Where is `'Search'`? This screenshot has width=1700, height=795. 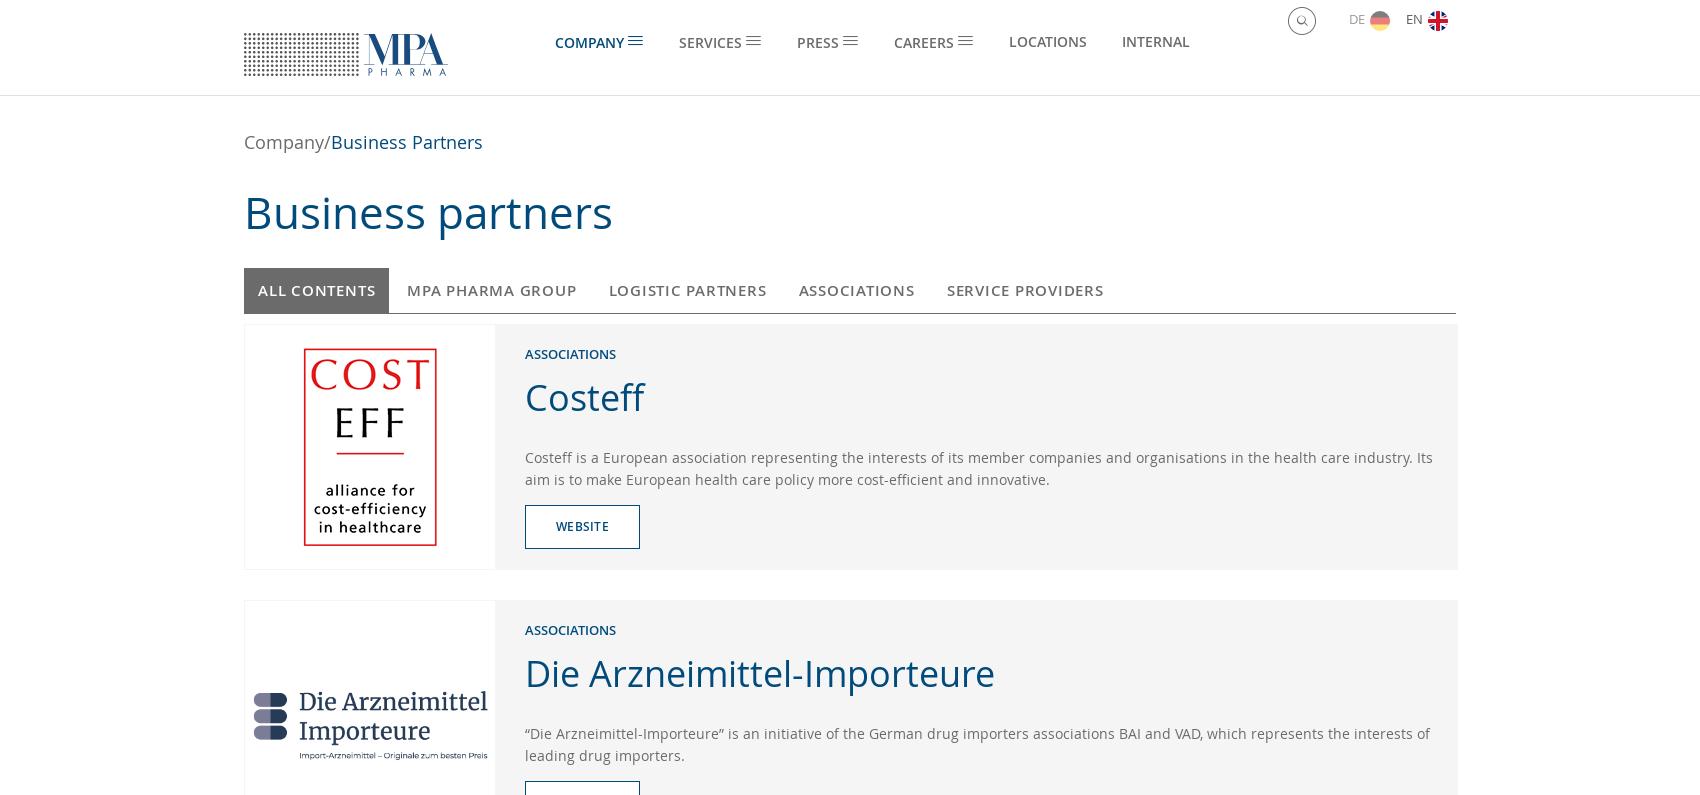
'Search' is located at coordinates (1339, 23).